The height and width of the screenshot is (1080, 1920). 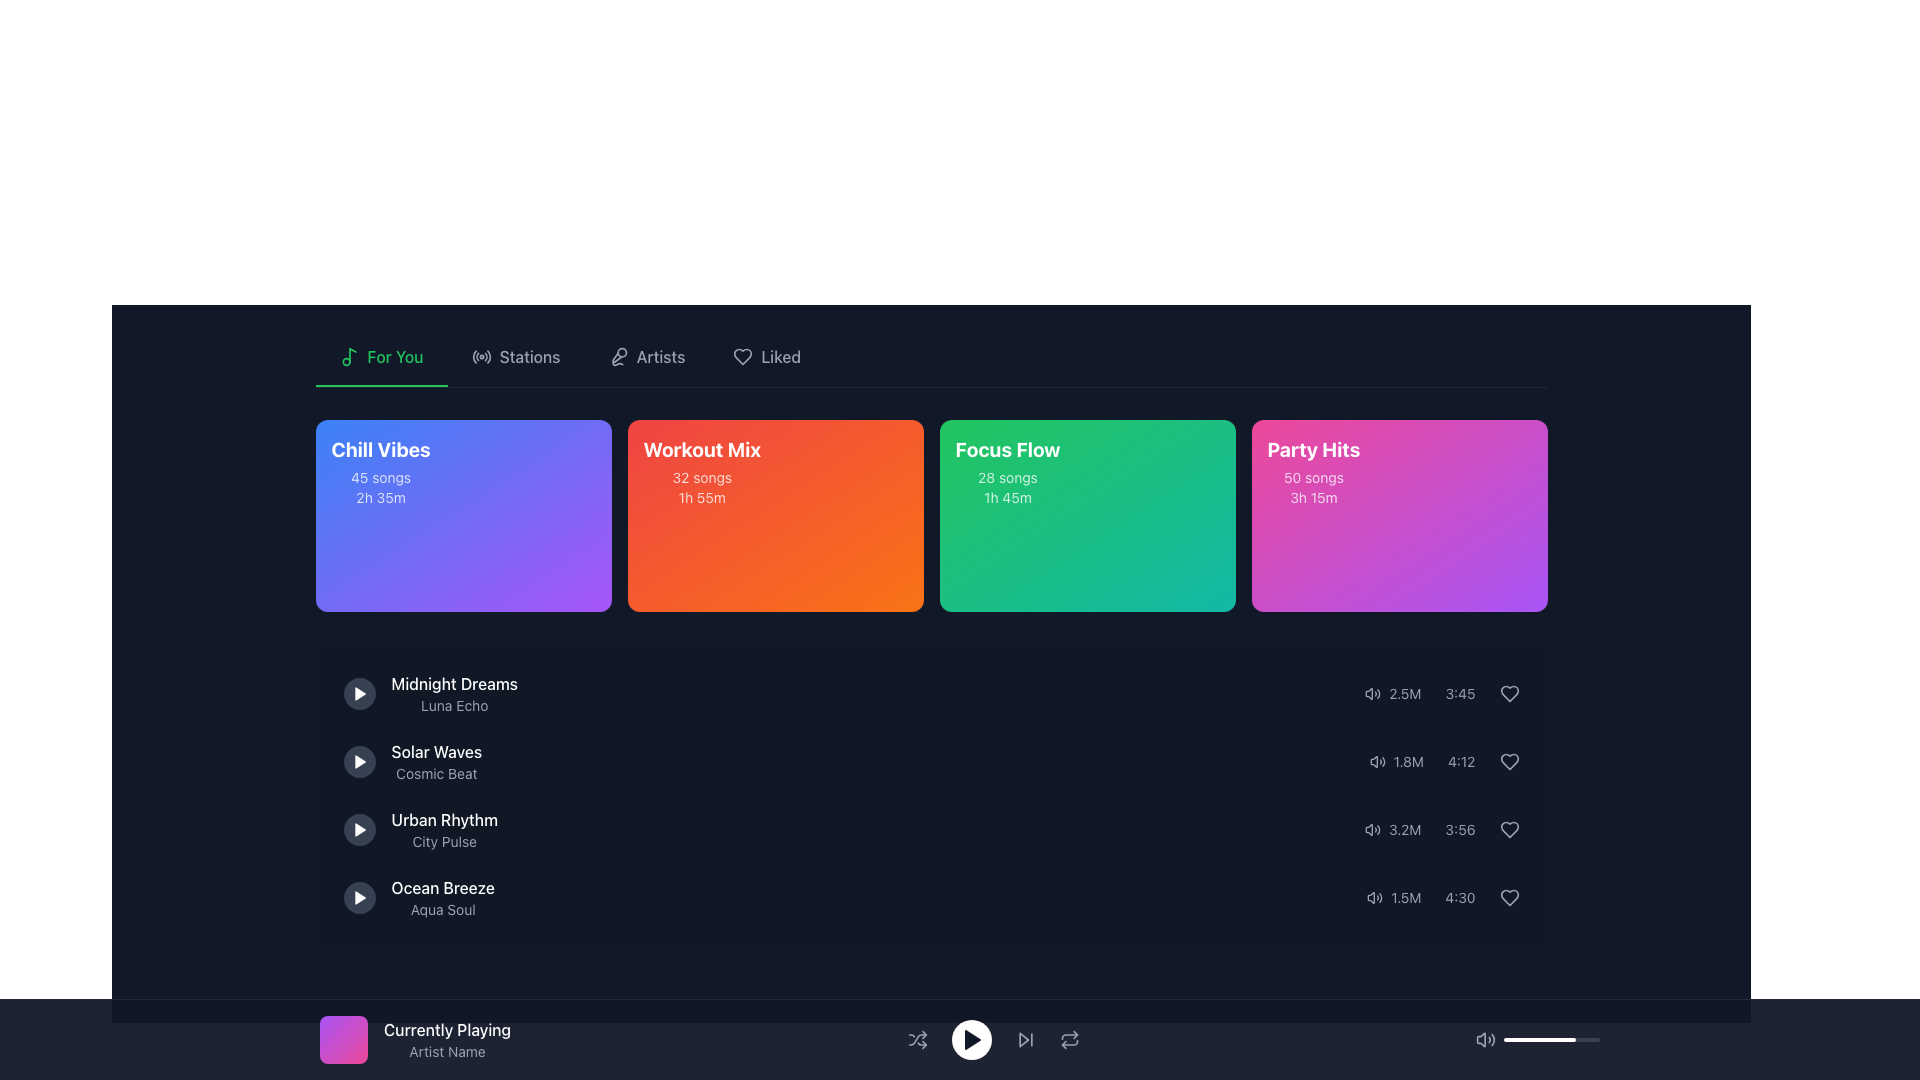 What do you see at coordinates (1460, 693) in the screenshot?
I see `the static text label indicating a duration or time value located in the lower section of the interface, adjacent to the numeric representation '2.5M' and a sound icon, in the second column of the list below the 'Party Hits' card` at bounding box center [1460, 693].